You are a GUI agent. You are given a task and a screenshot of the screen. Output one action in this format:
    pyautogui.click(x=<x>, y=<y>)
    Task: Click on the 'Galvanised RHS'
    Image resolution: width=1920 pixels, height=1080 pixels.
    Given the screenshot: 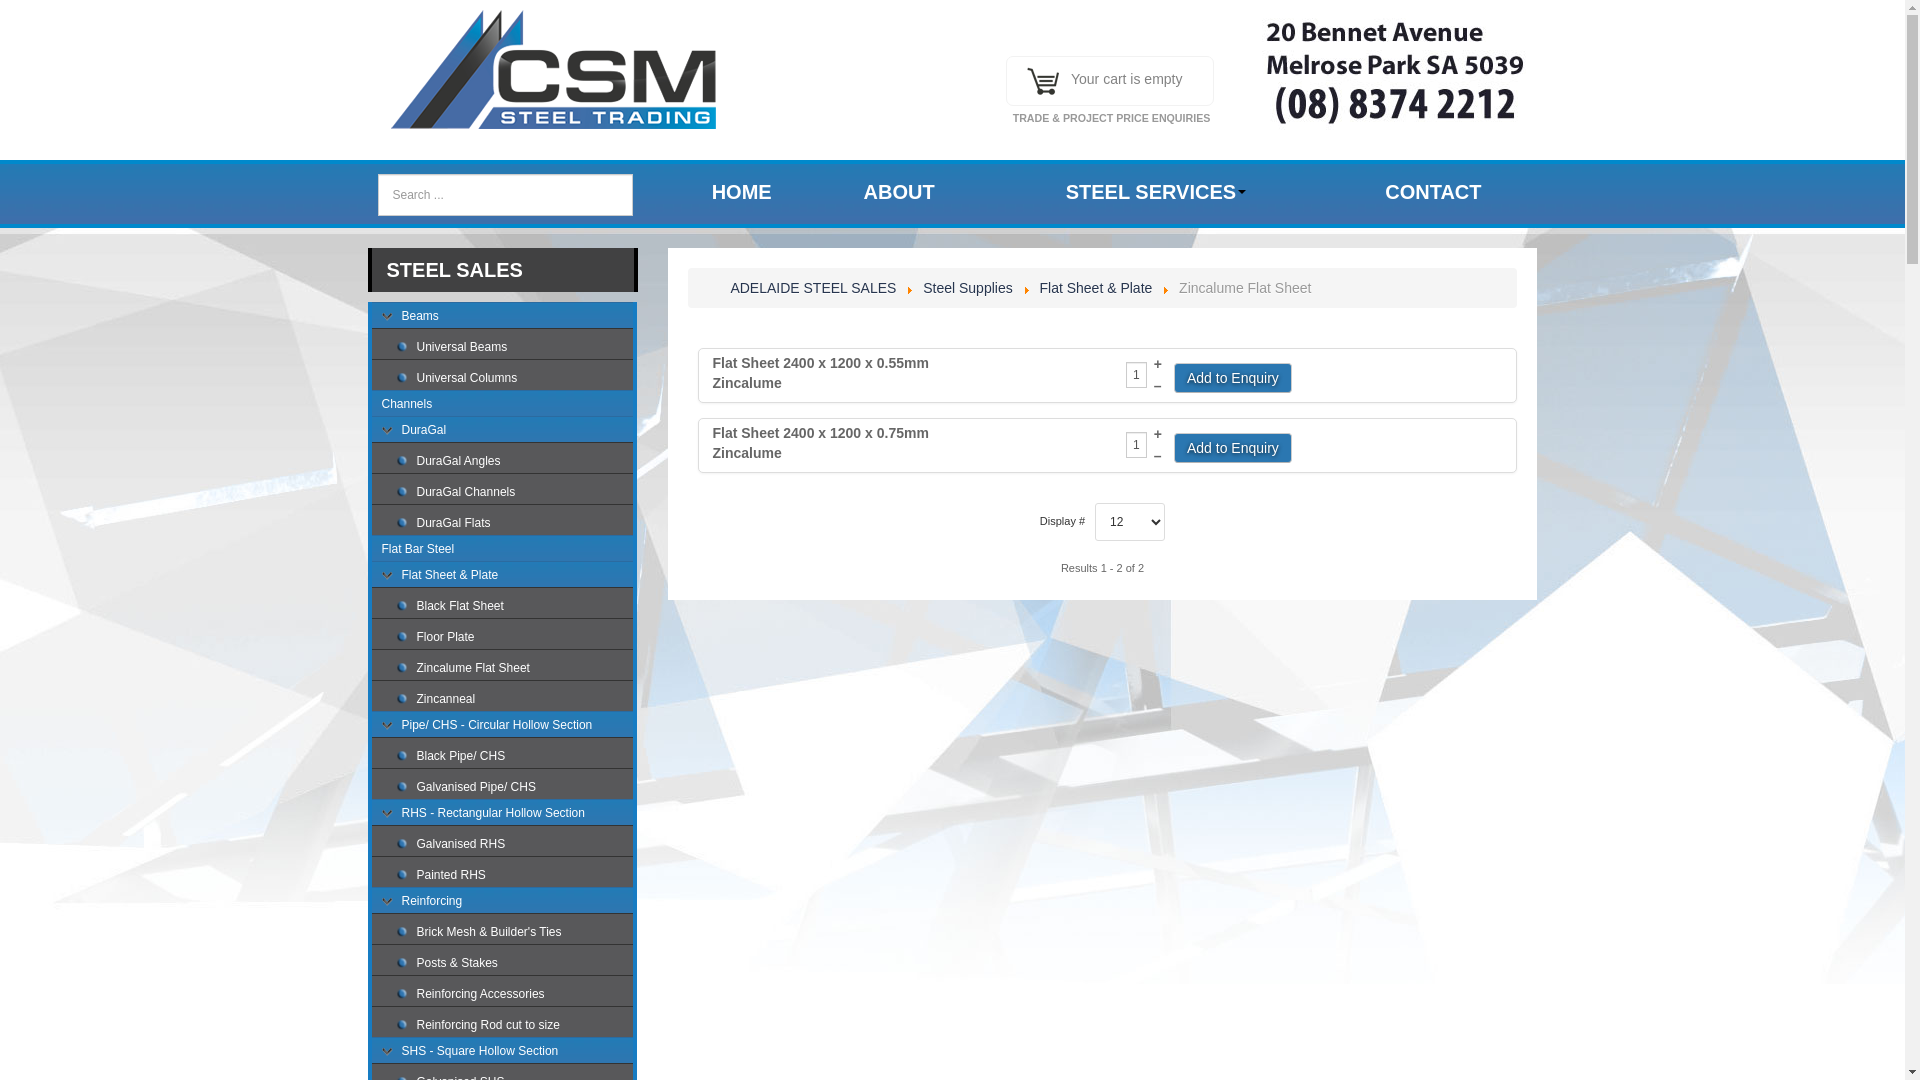 What is the action you would take?
    pyautogui.click(x=514, y=845)
    